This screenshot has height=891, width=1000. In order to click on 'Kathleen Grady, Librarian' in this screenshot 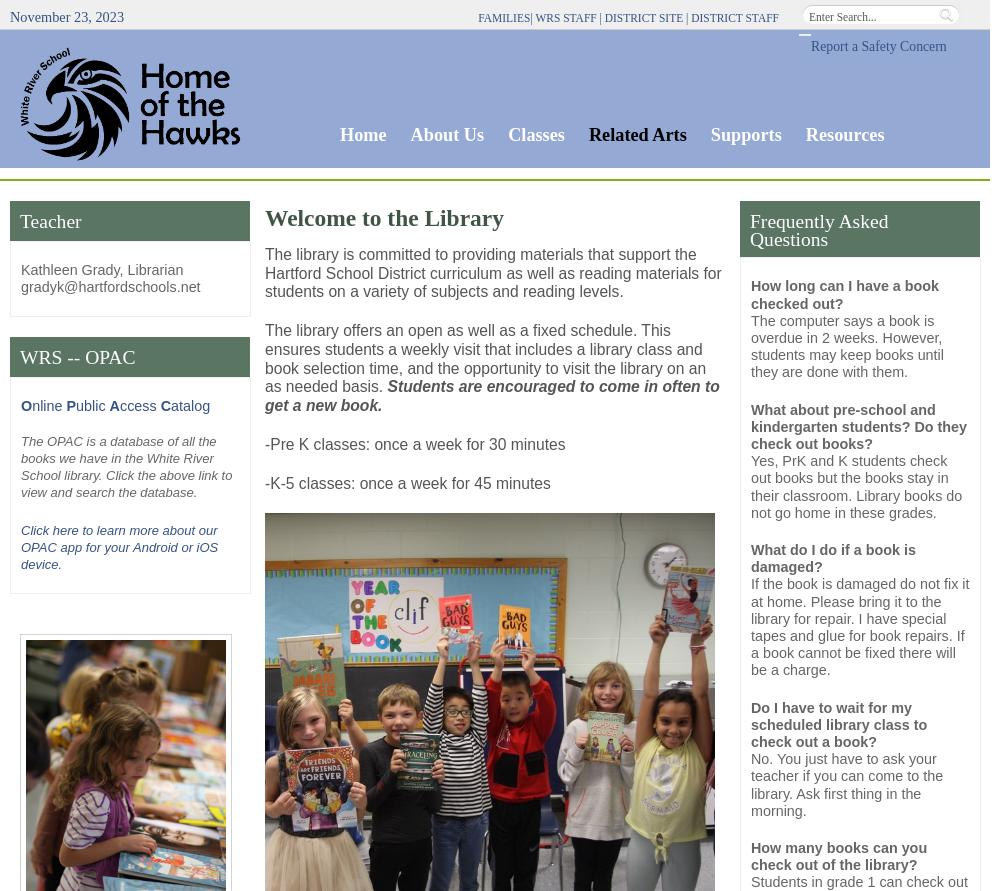, I will do `click(101, 268)`.